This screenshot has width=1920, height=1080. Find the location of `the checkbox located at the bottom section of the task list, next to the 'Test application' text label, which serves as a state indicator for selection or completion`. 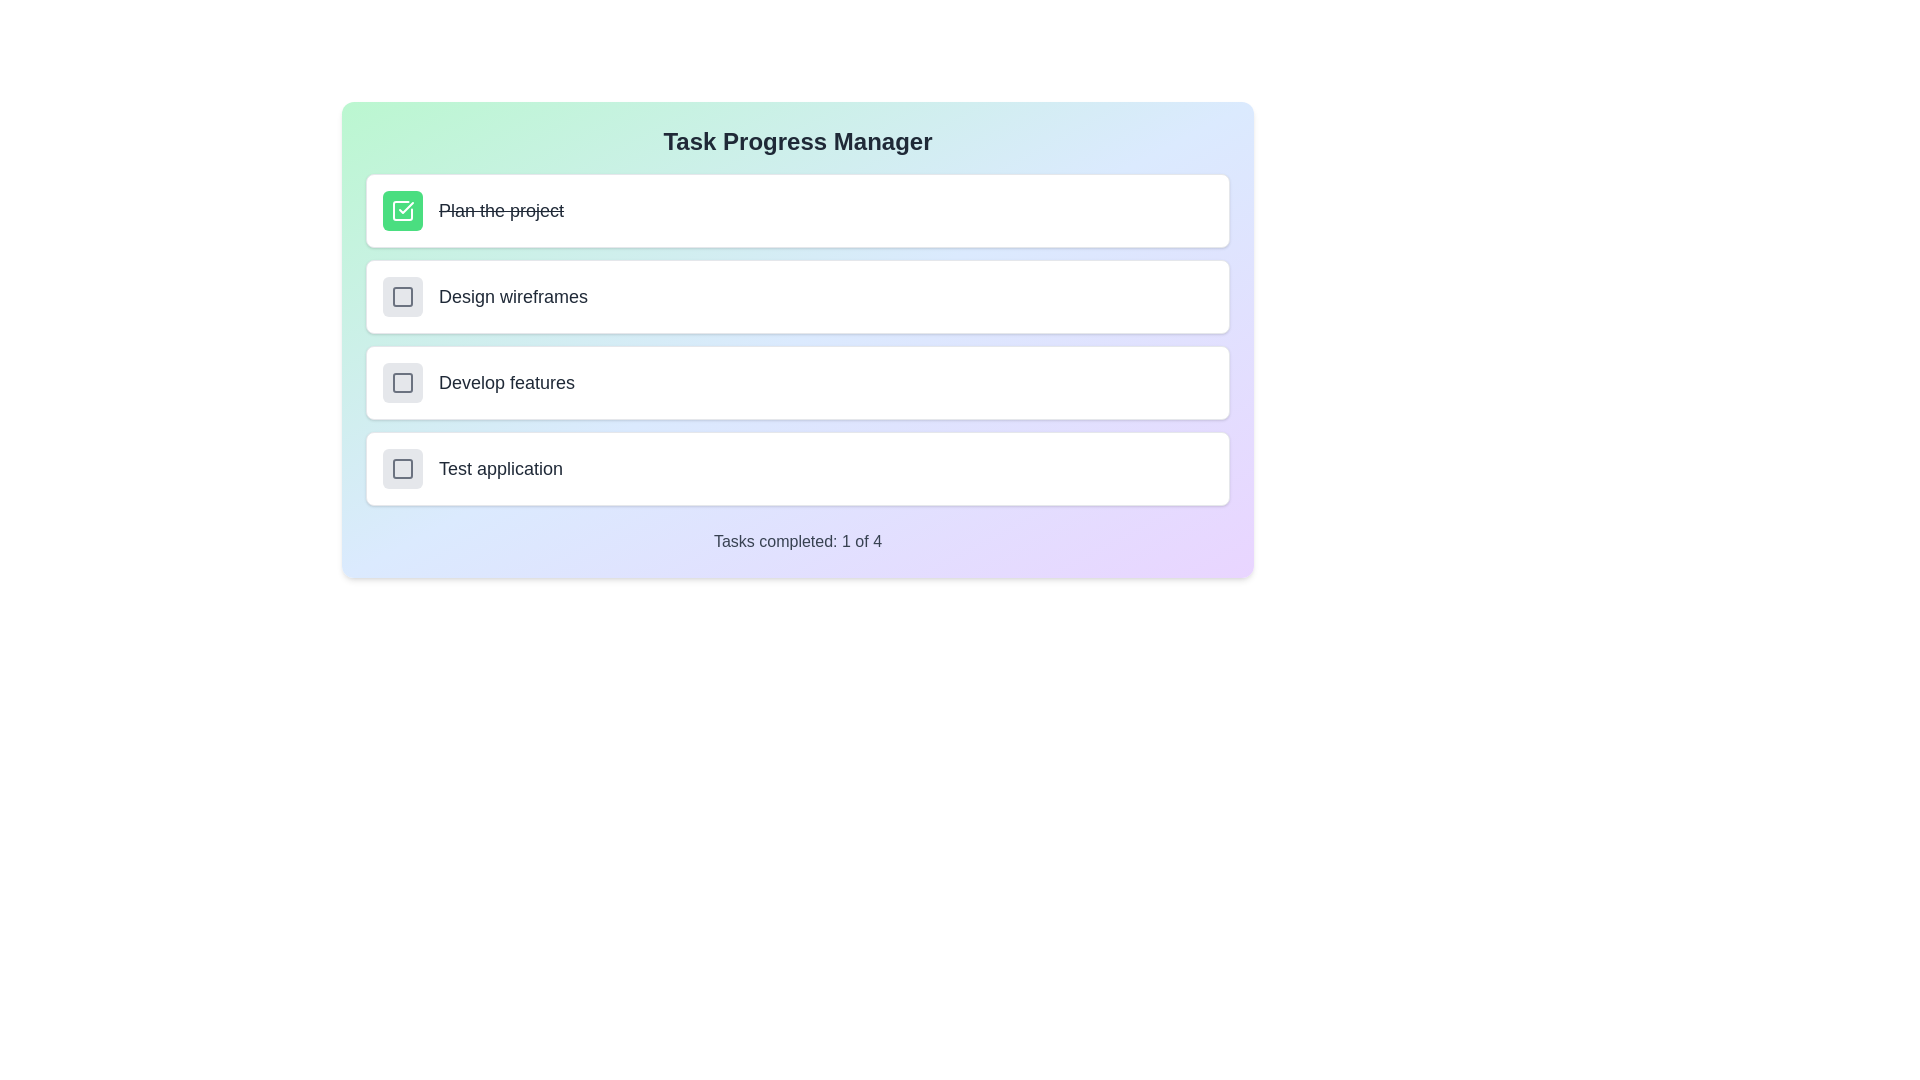

the checkbox located at the bottom section of the task list, next to the 'Test application' text label, which serves as a state indicator for selection or completion is located at coordinates (402, 469).